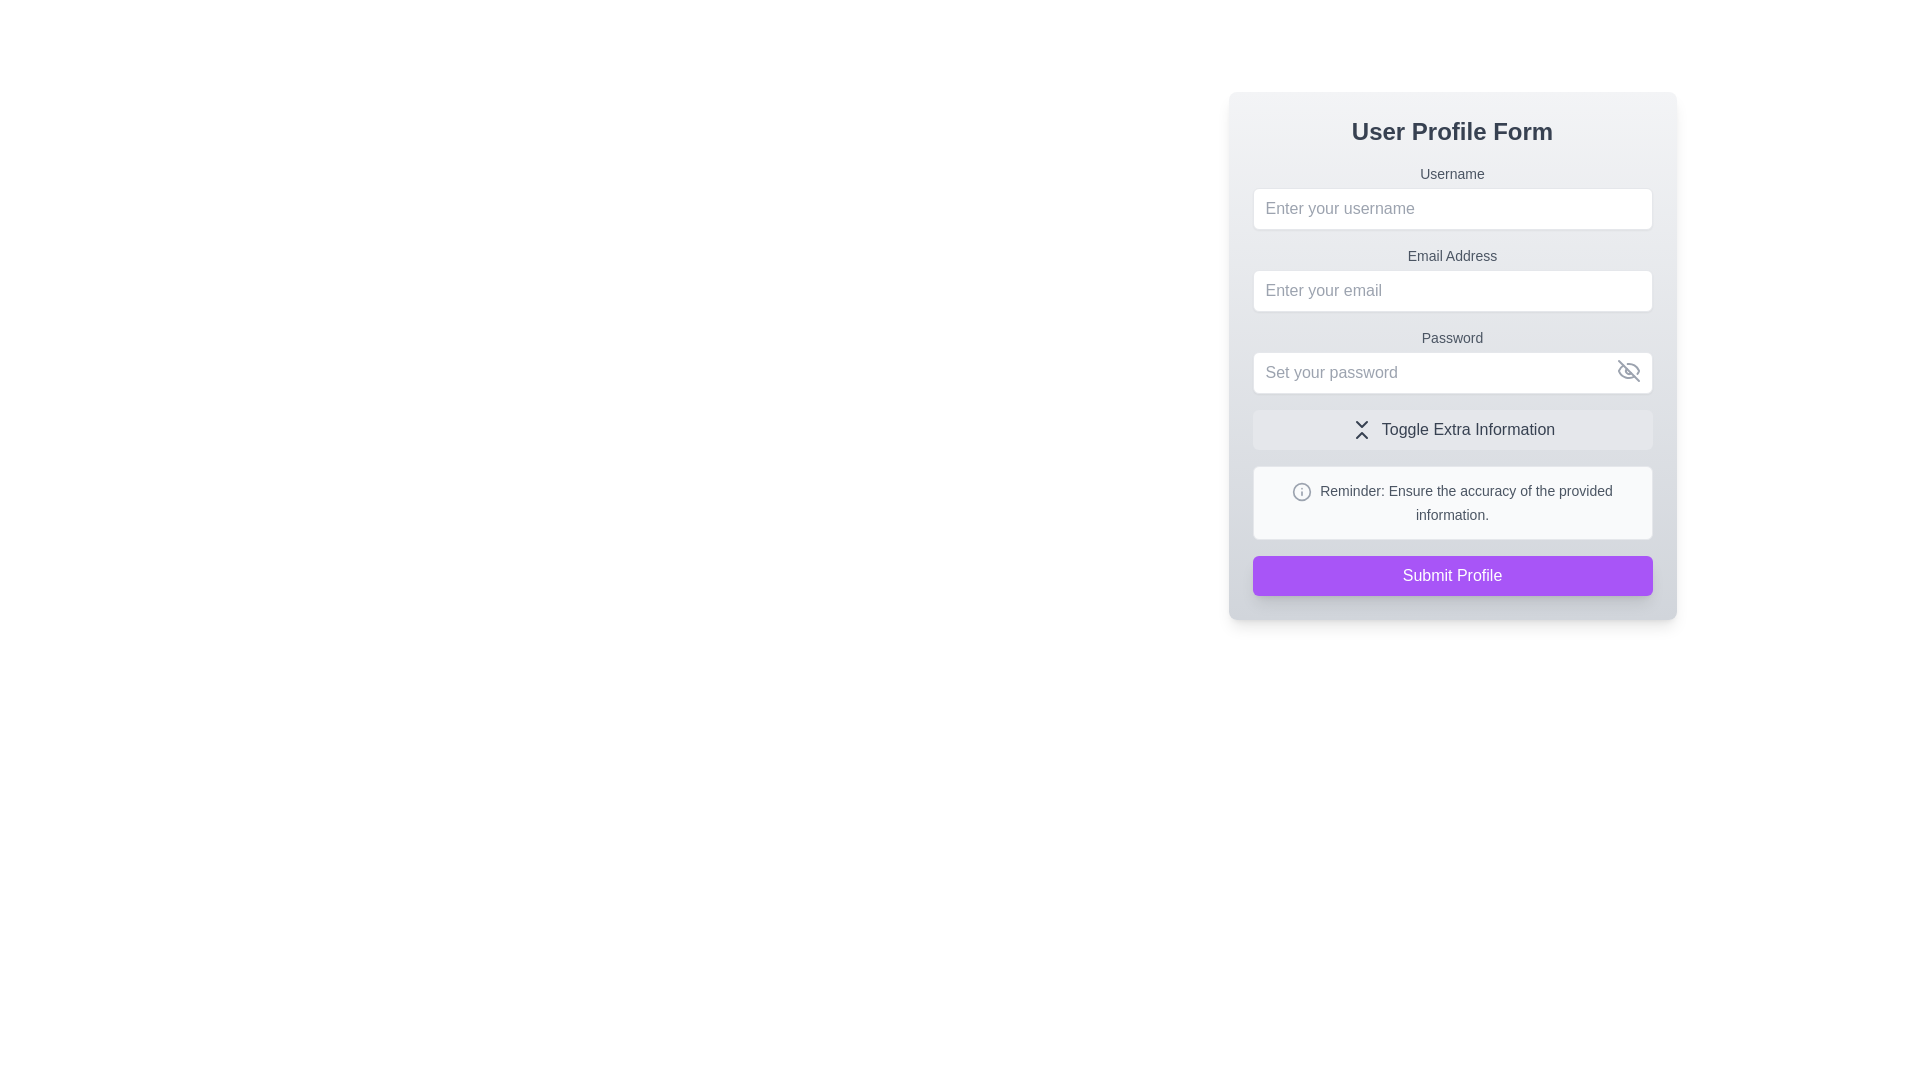 This screenshot has height=1080, width=1920. I want to click on the 'Toggle Extra Information' button, which contains two chevron arrows pointing up and down, so click(1360, 428).